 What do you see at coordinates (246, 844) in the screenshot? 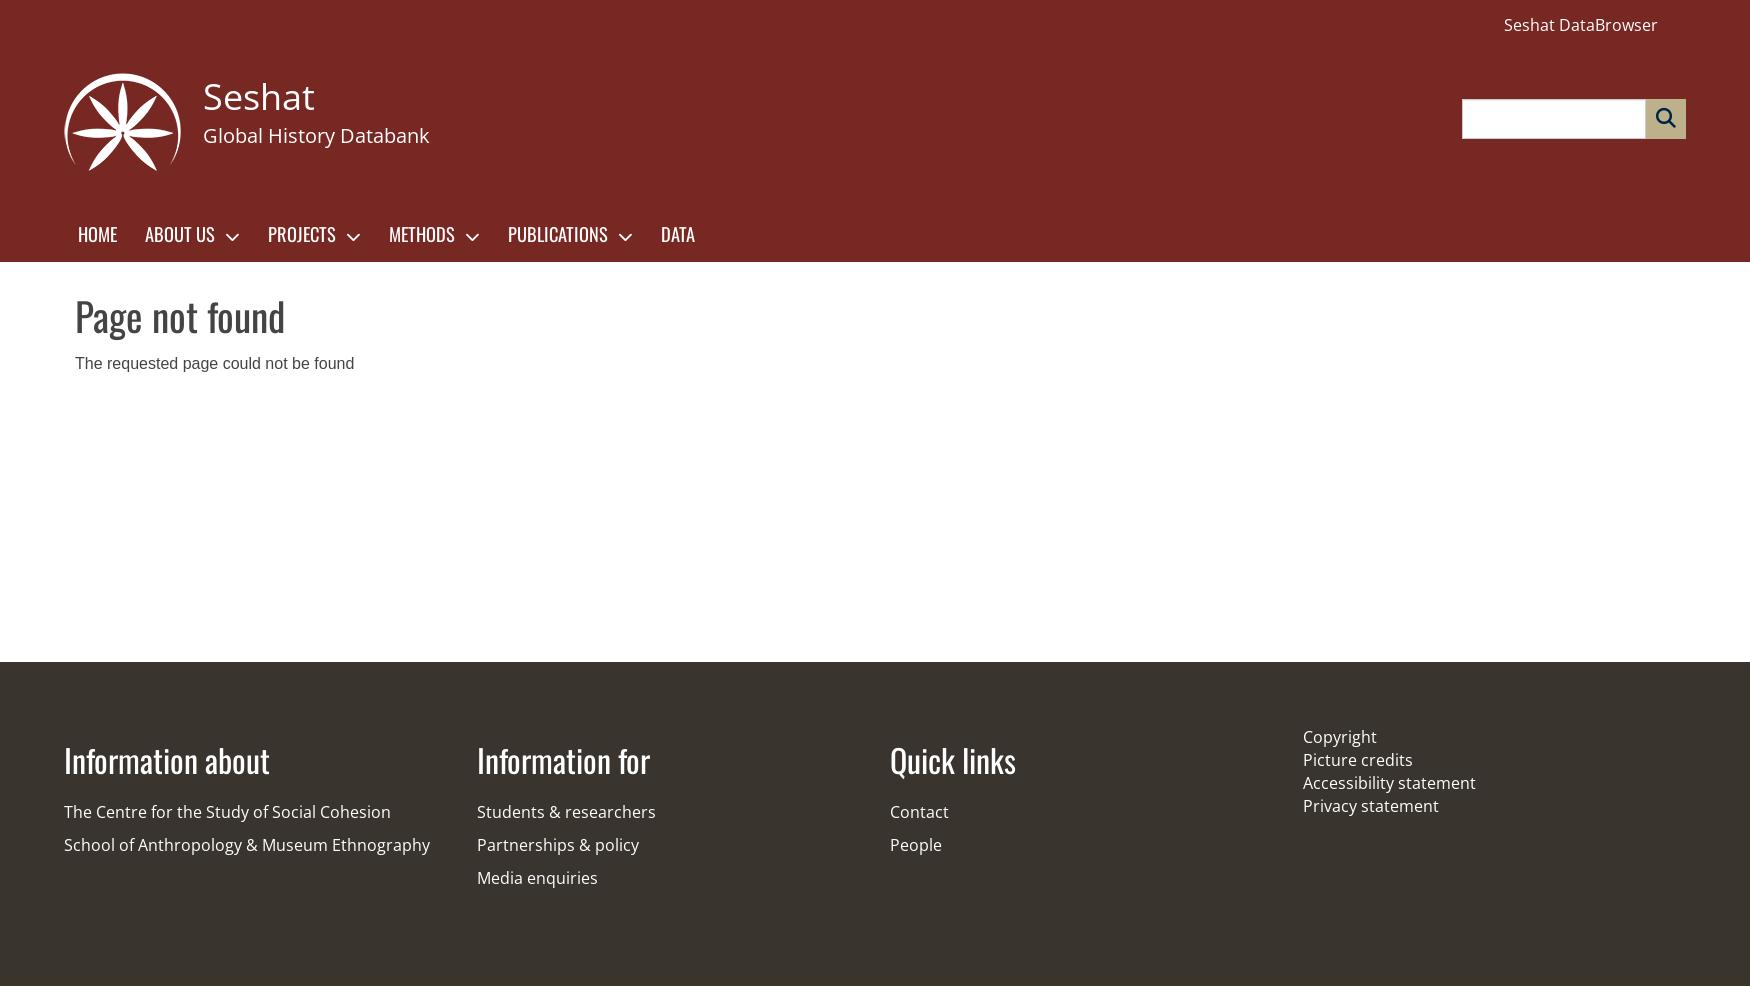
I see `'School of Anthropology & Museum Ethnography'` at bounding box center [246, 844].